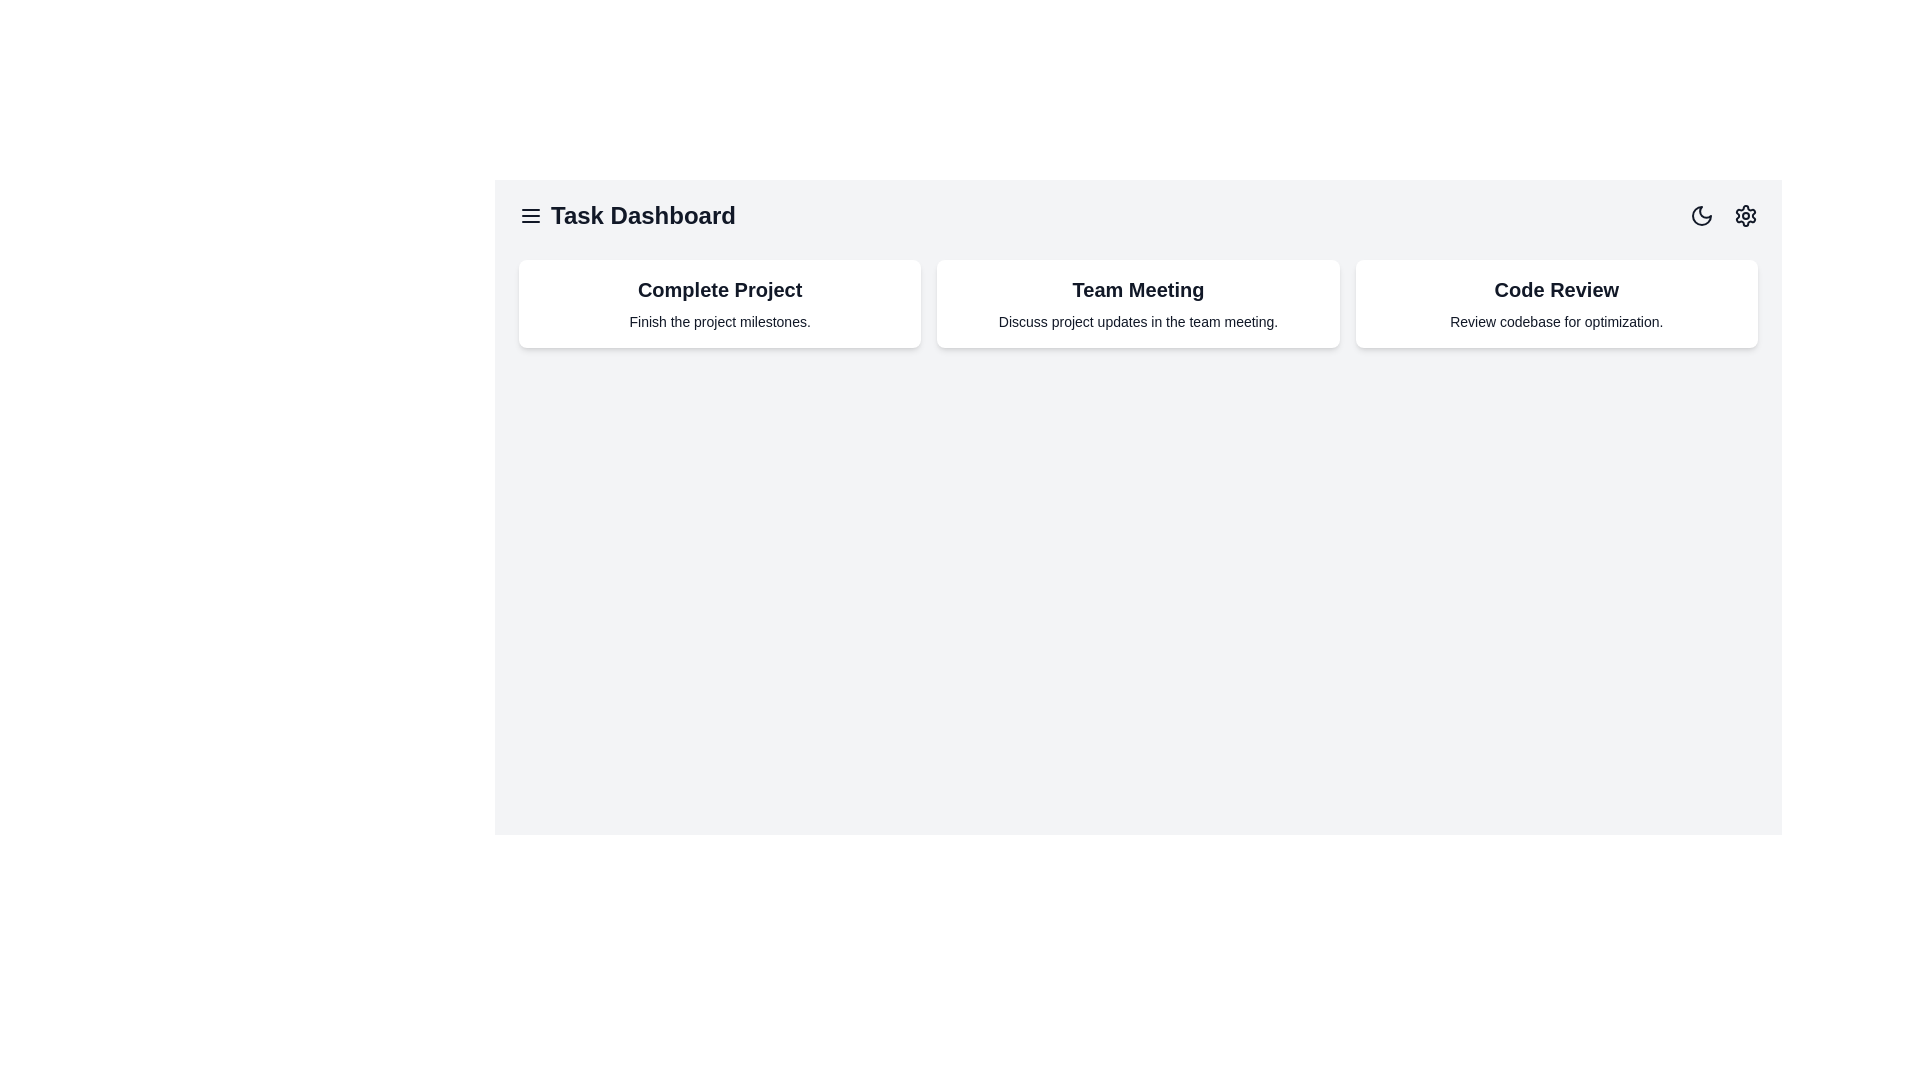  What do you see at coordinates (531, 216) in the screenshot?
I see `the menu icon located to the left of the 'Task Dashboard' text for keyboard interaction` at bounding box center [531, 216].